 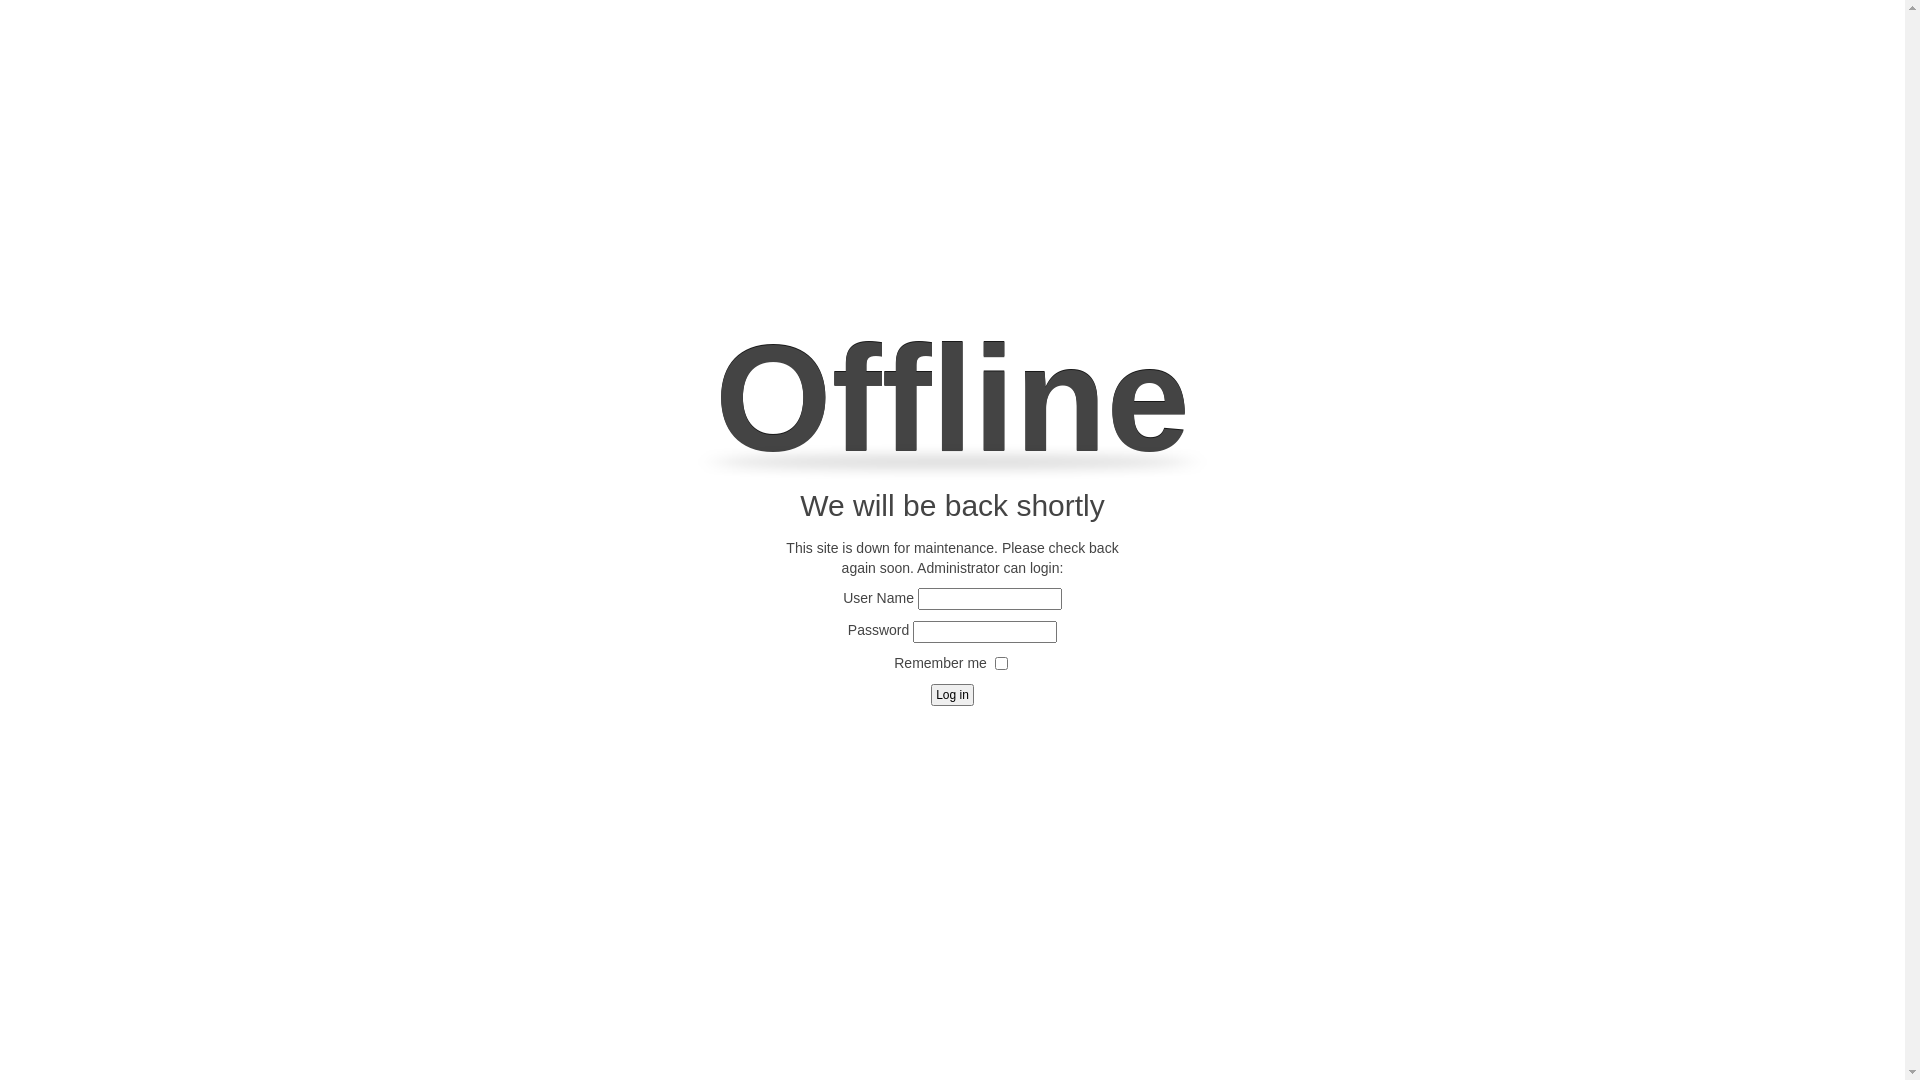 I want to click on 'Log in', so click(x=951, y=693).